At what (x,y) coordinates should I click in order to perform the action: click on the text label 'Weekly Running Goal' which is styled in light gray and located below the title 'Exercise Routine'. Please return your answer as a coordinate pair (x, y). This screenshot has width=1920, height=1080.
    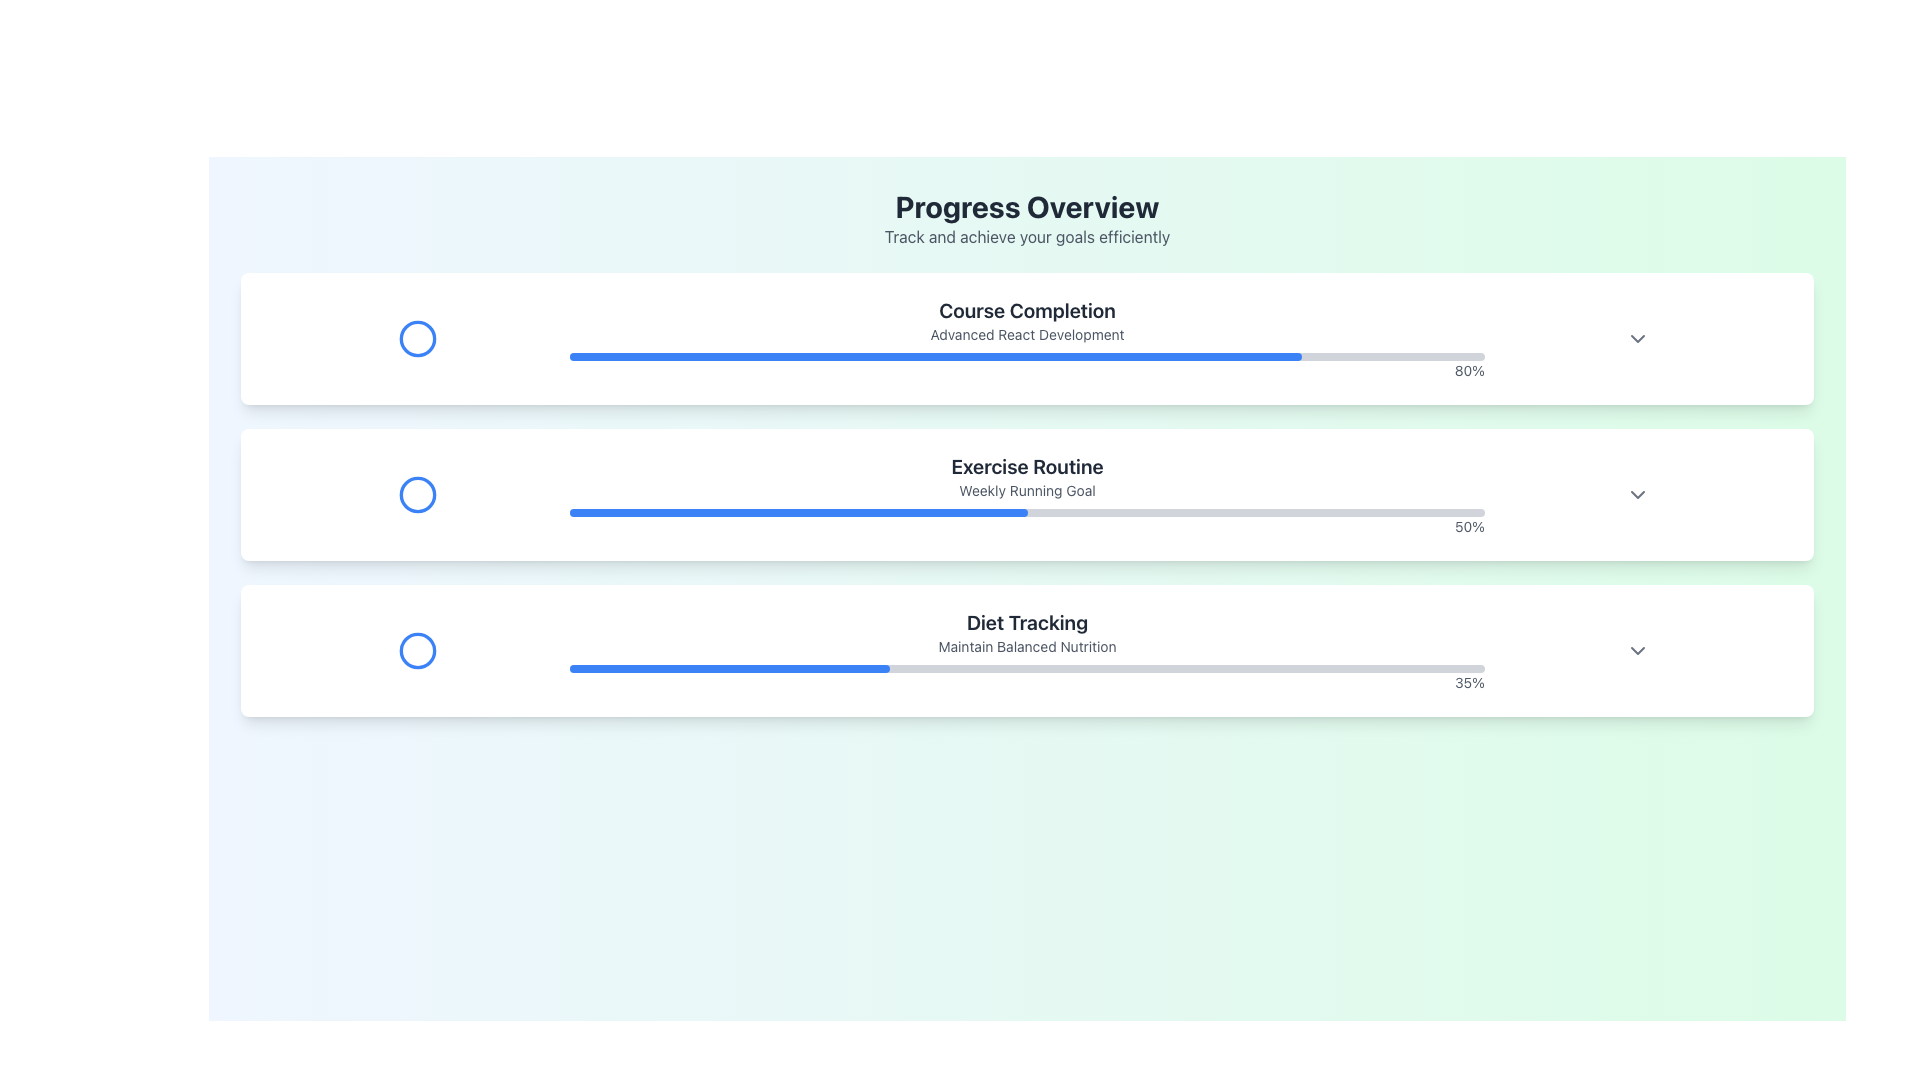
    Looking at the image, I should click on (1027, 490).